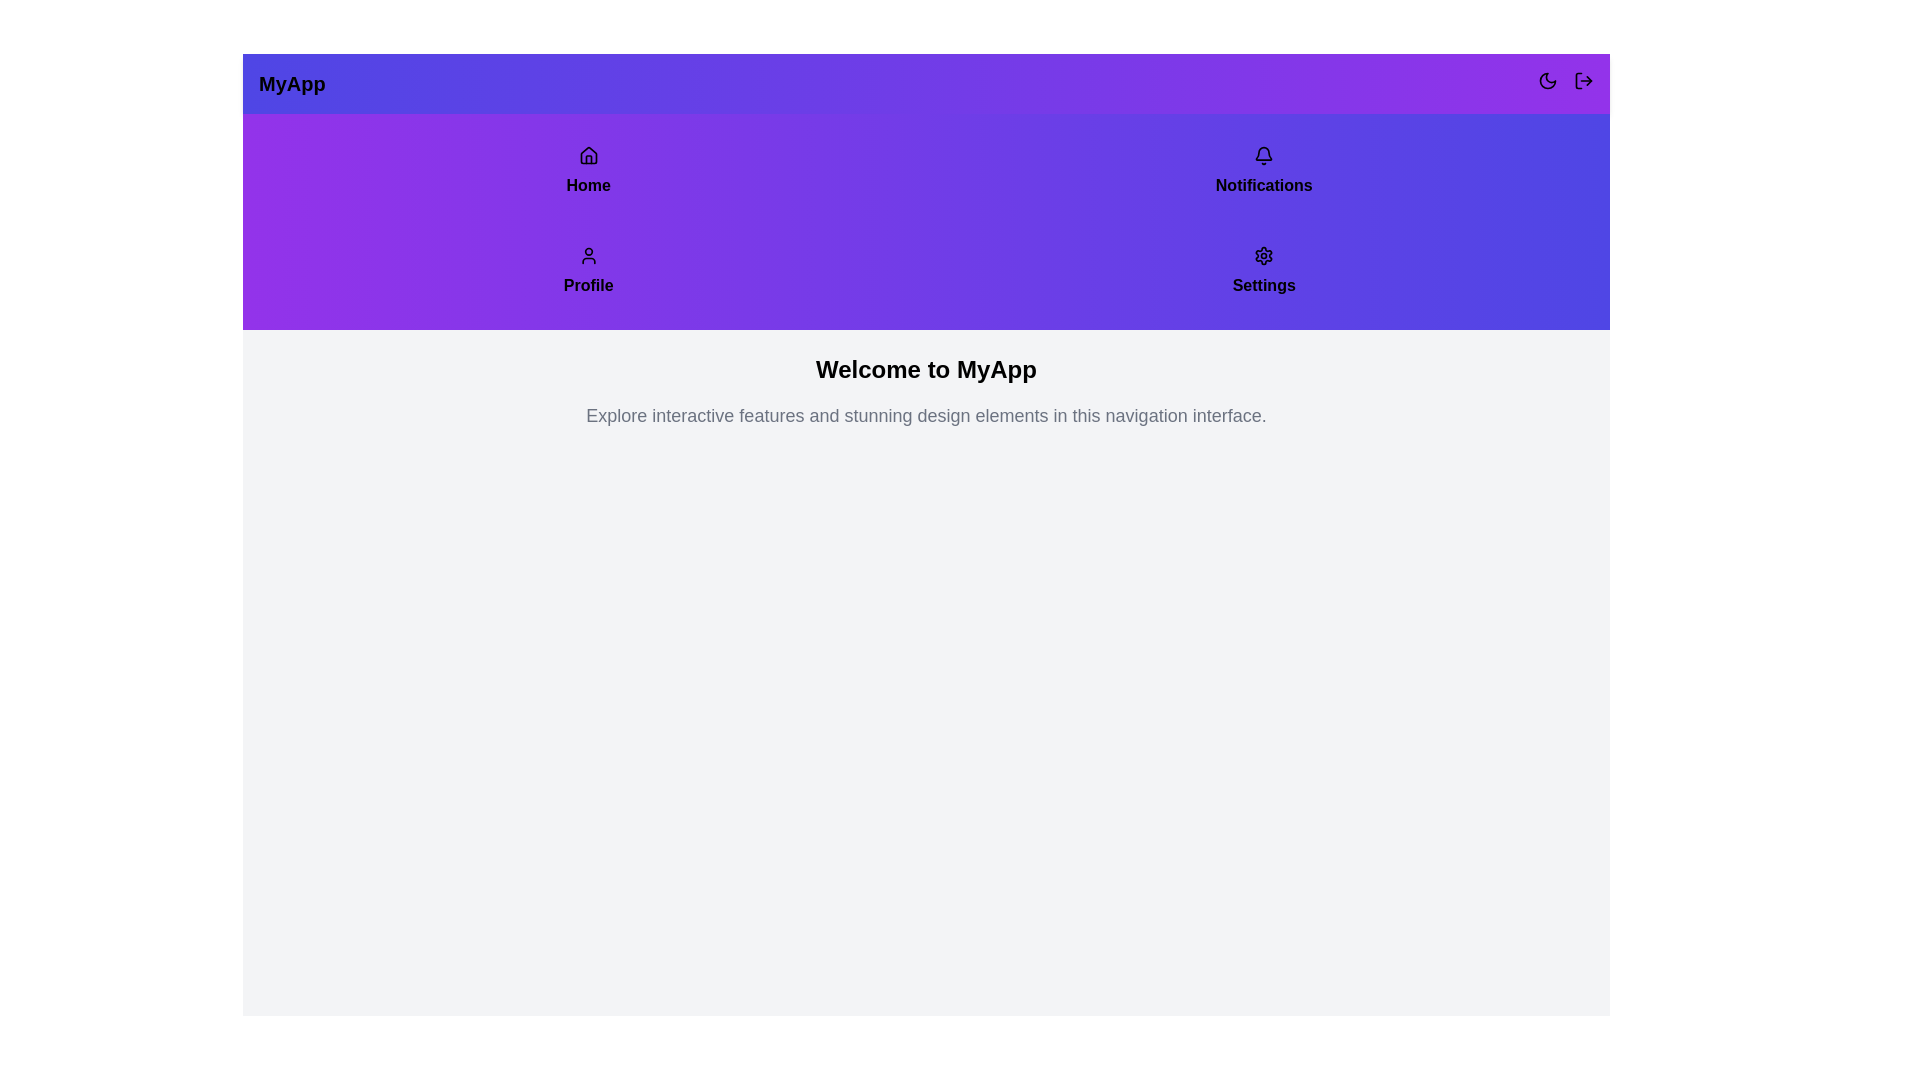 This screenshot has width=1920, height=1080. What do you see at coordinates (291, 83) in the screenshot?
I see `the header text 'MyApp'` at bounding box center [291, 83].